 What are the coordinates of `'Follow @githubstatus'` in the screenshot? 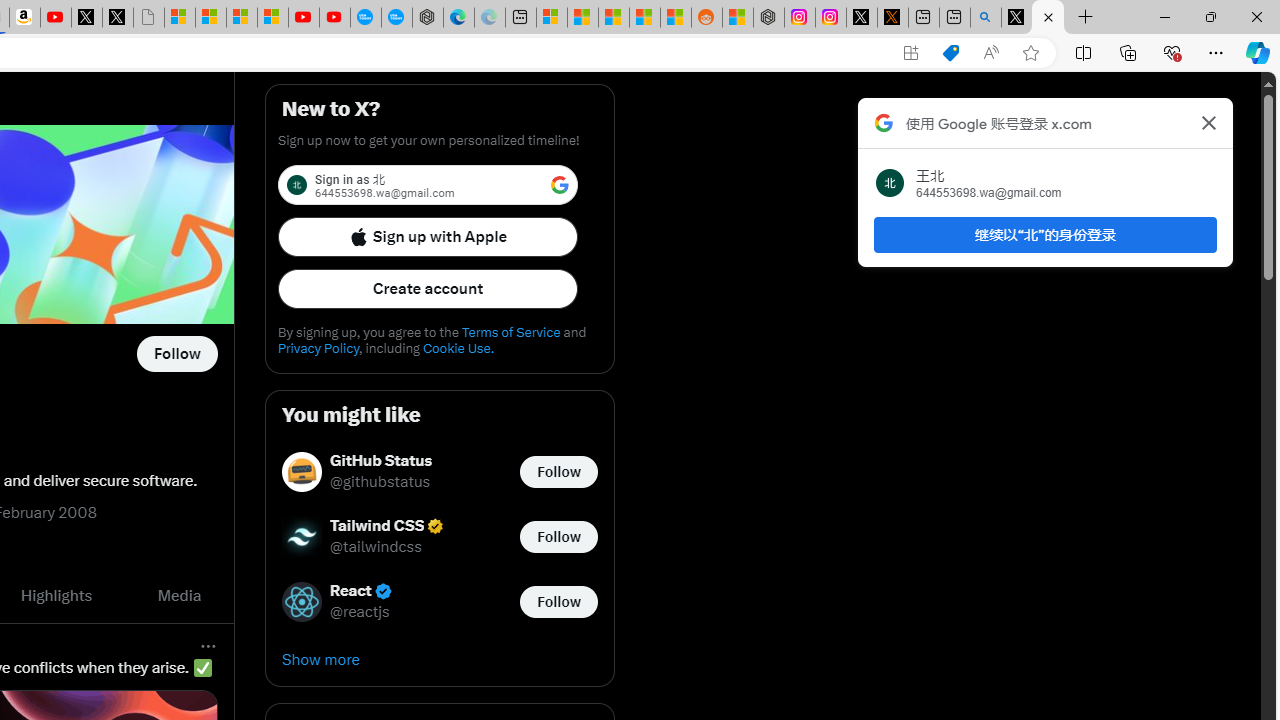 It's located at (558, 471).